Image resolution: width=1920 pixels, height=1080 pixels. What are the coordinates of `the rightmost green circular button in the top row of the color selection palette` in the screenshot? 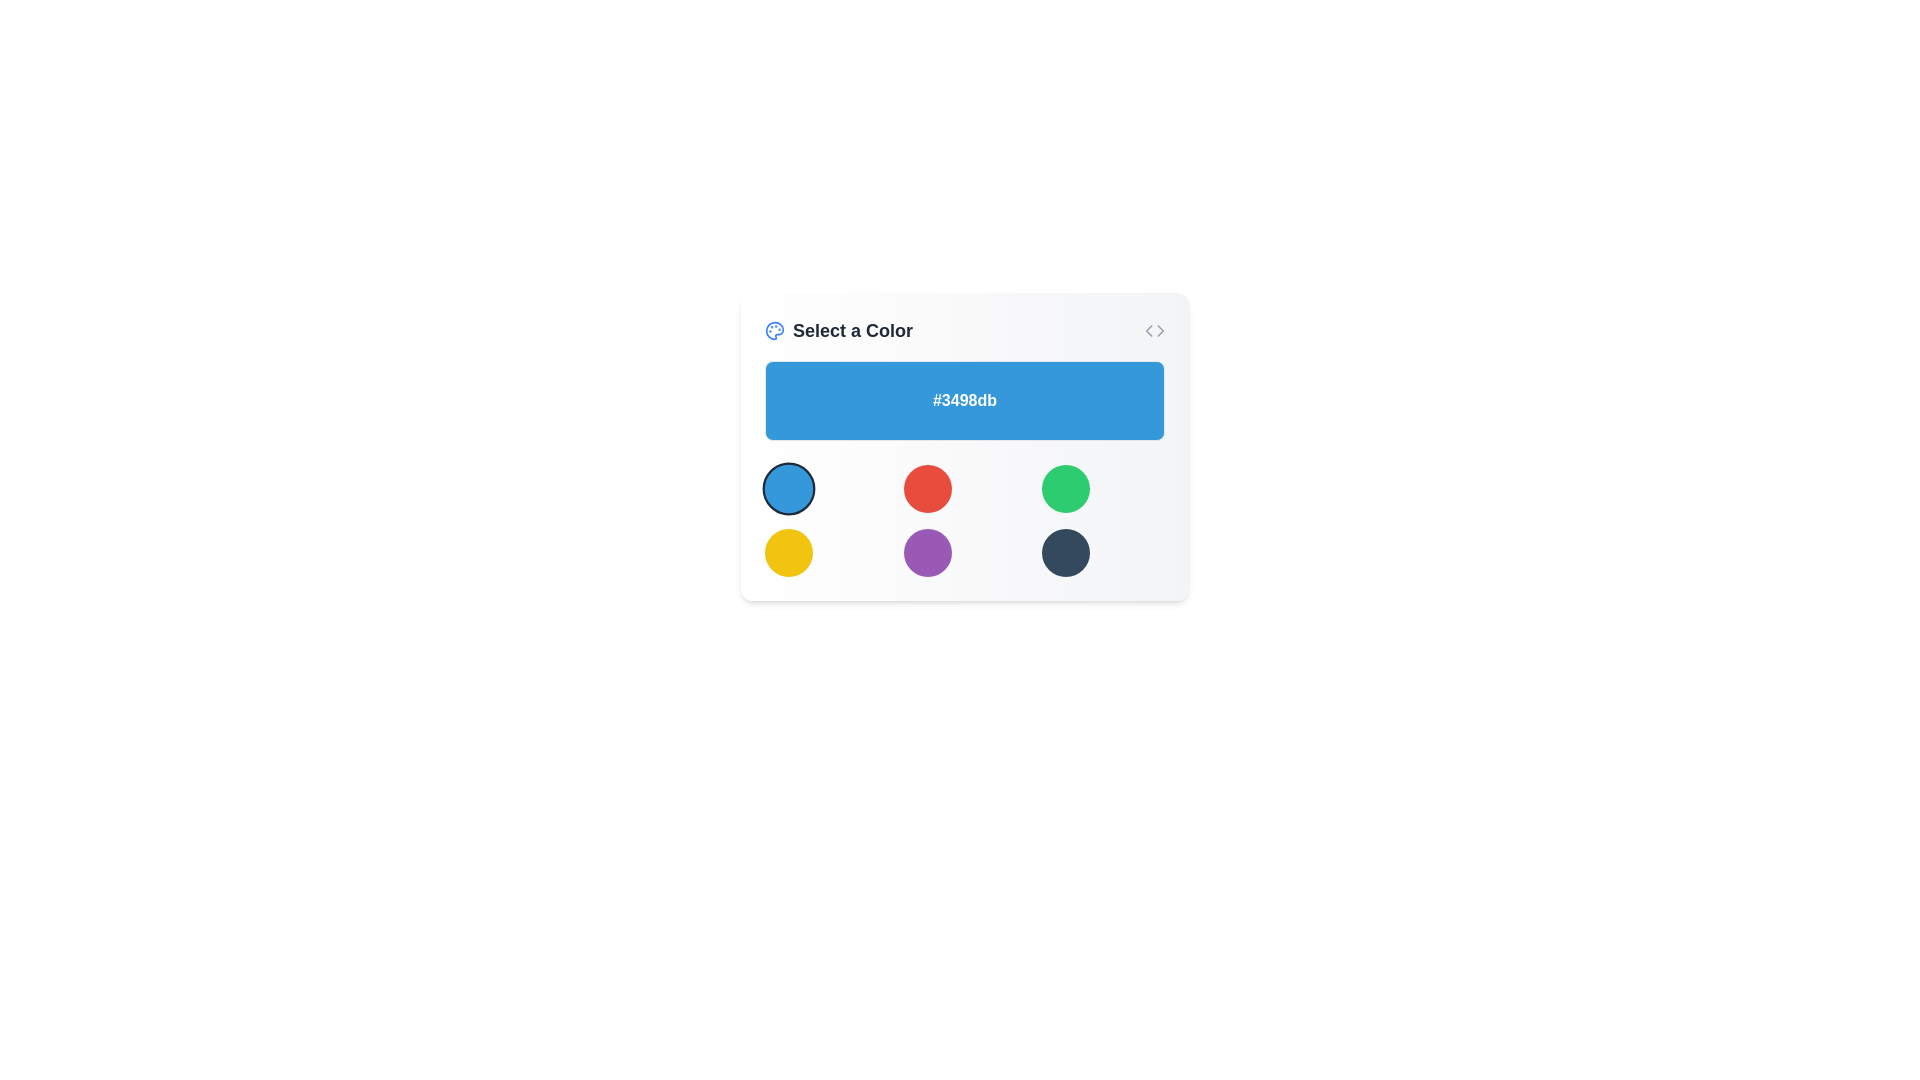 It's located at (1065, 489).